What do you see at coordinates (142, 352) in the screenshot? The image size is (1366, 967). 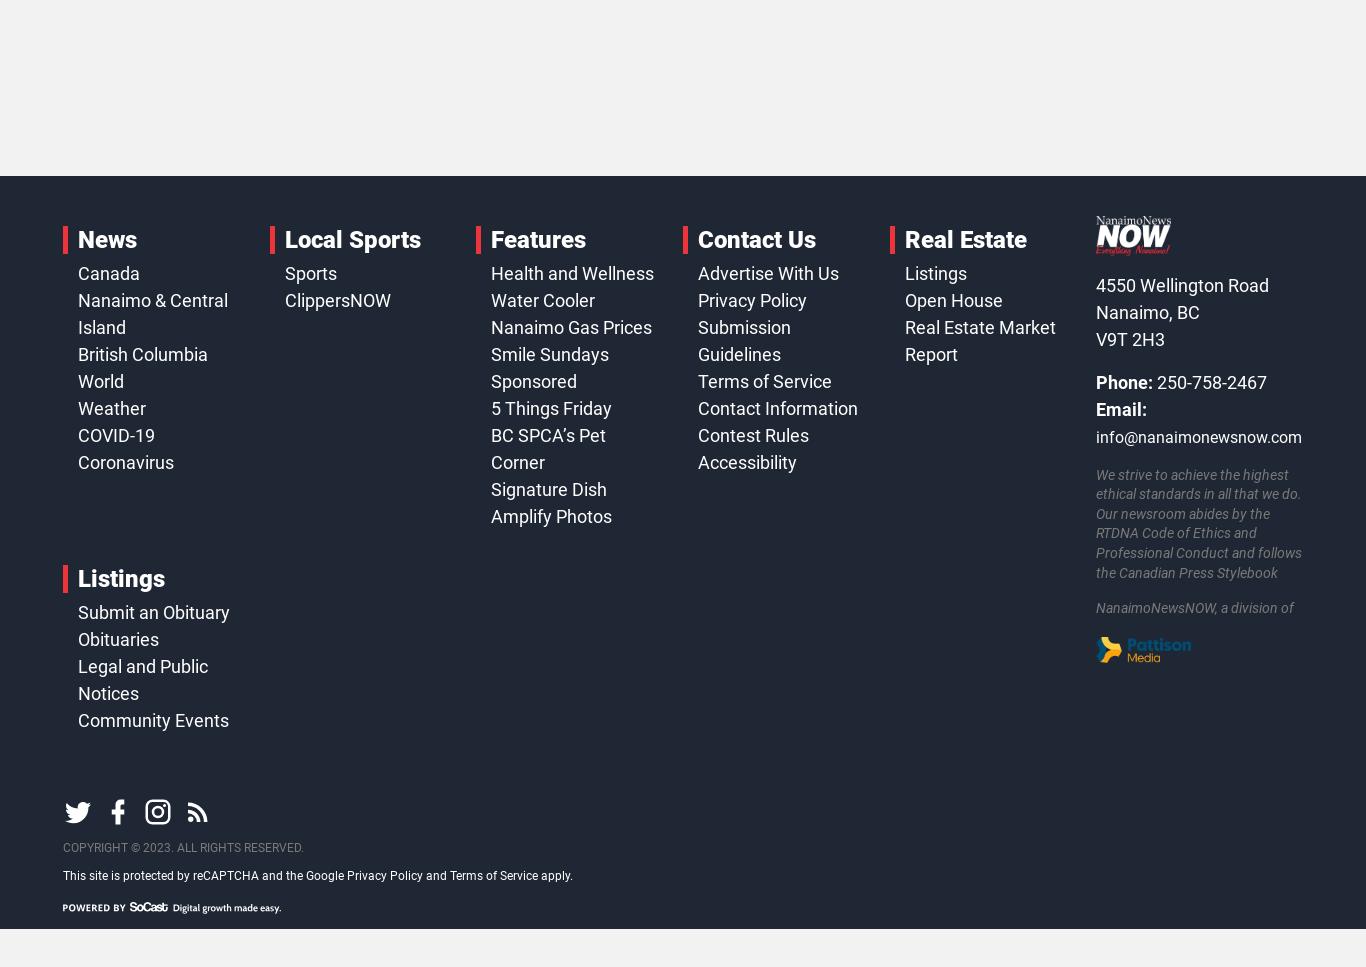 I see `'British Columbia'` at bounding box center [142, 352].